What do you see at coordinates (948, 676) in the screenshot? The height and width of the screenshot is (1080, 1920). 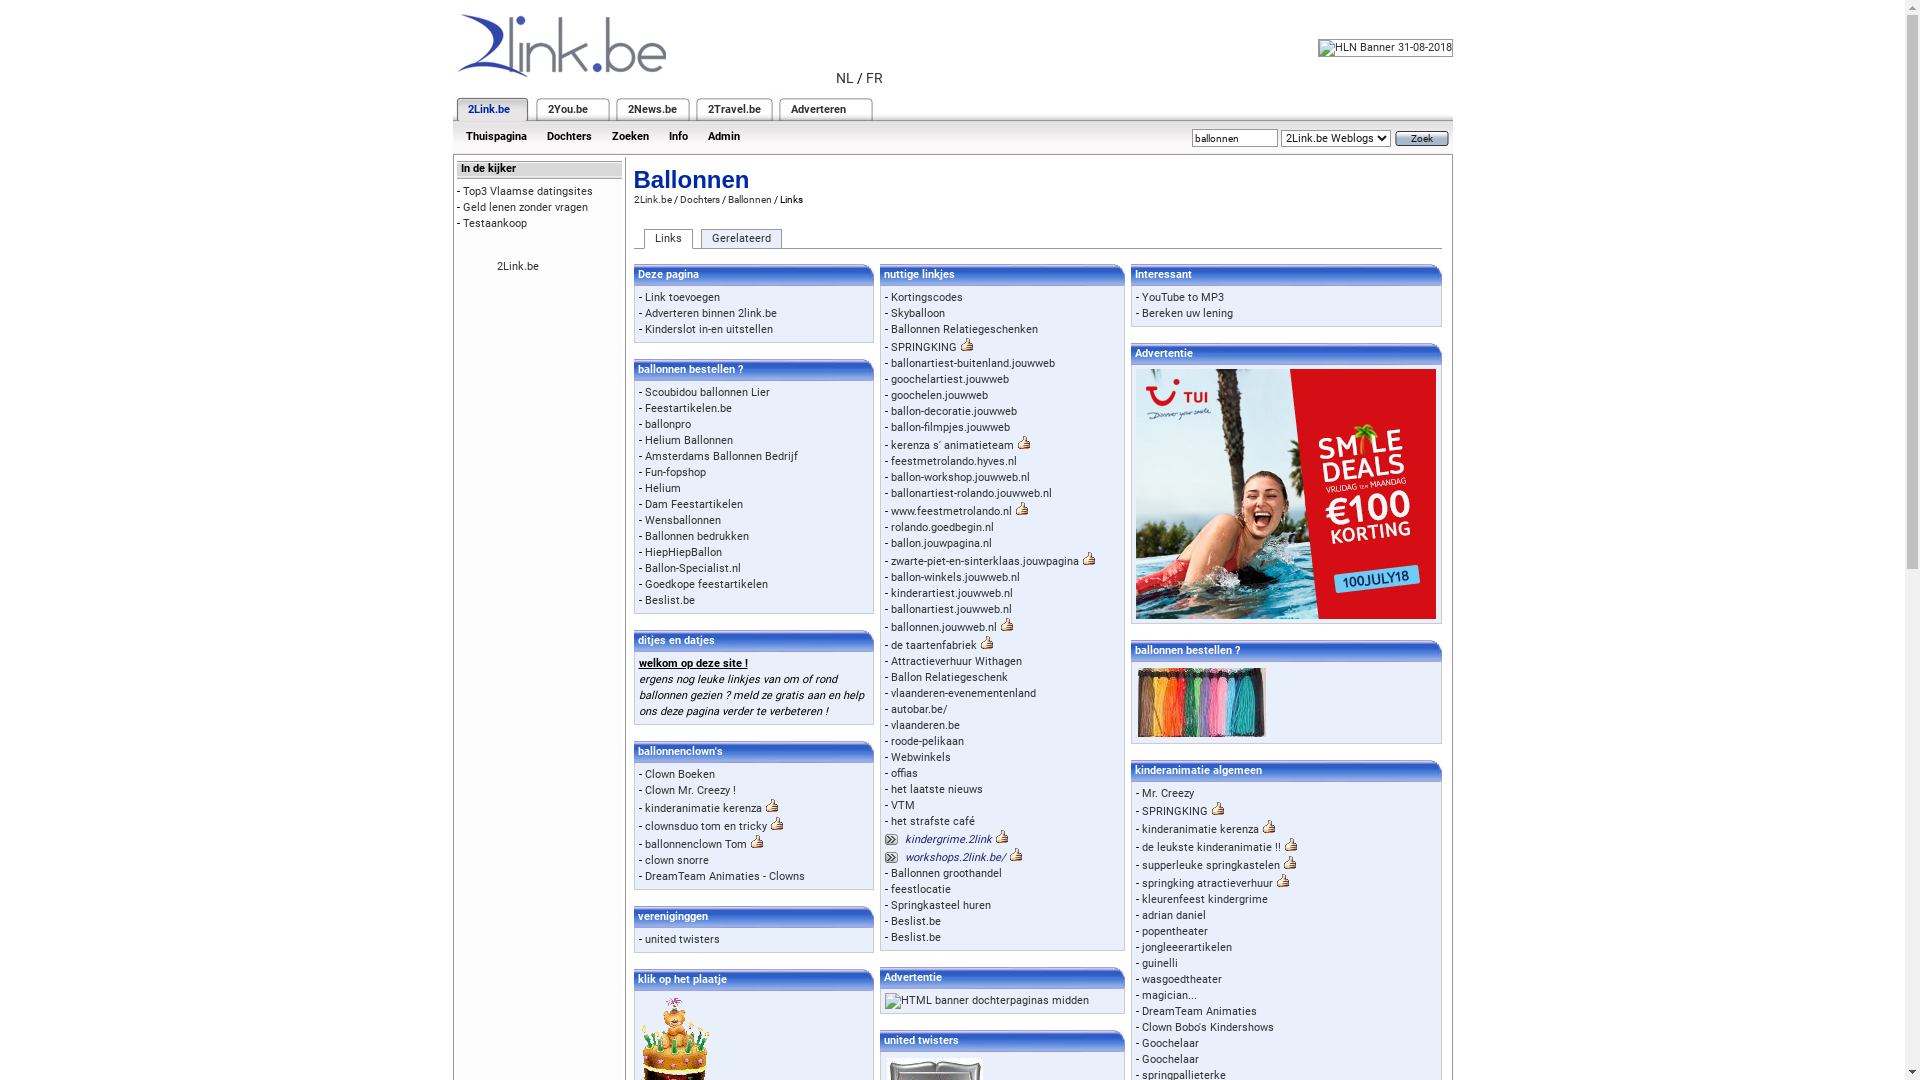 I see `'Ballon Relatiegeschenk'` at bounding box center [948, 676].